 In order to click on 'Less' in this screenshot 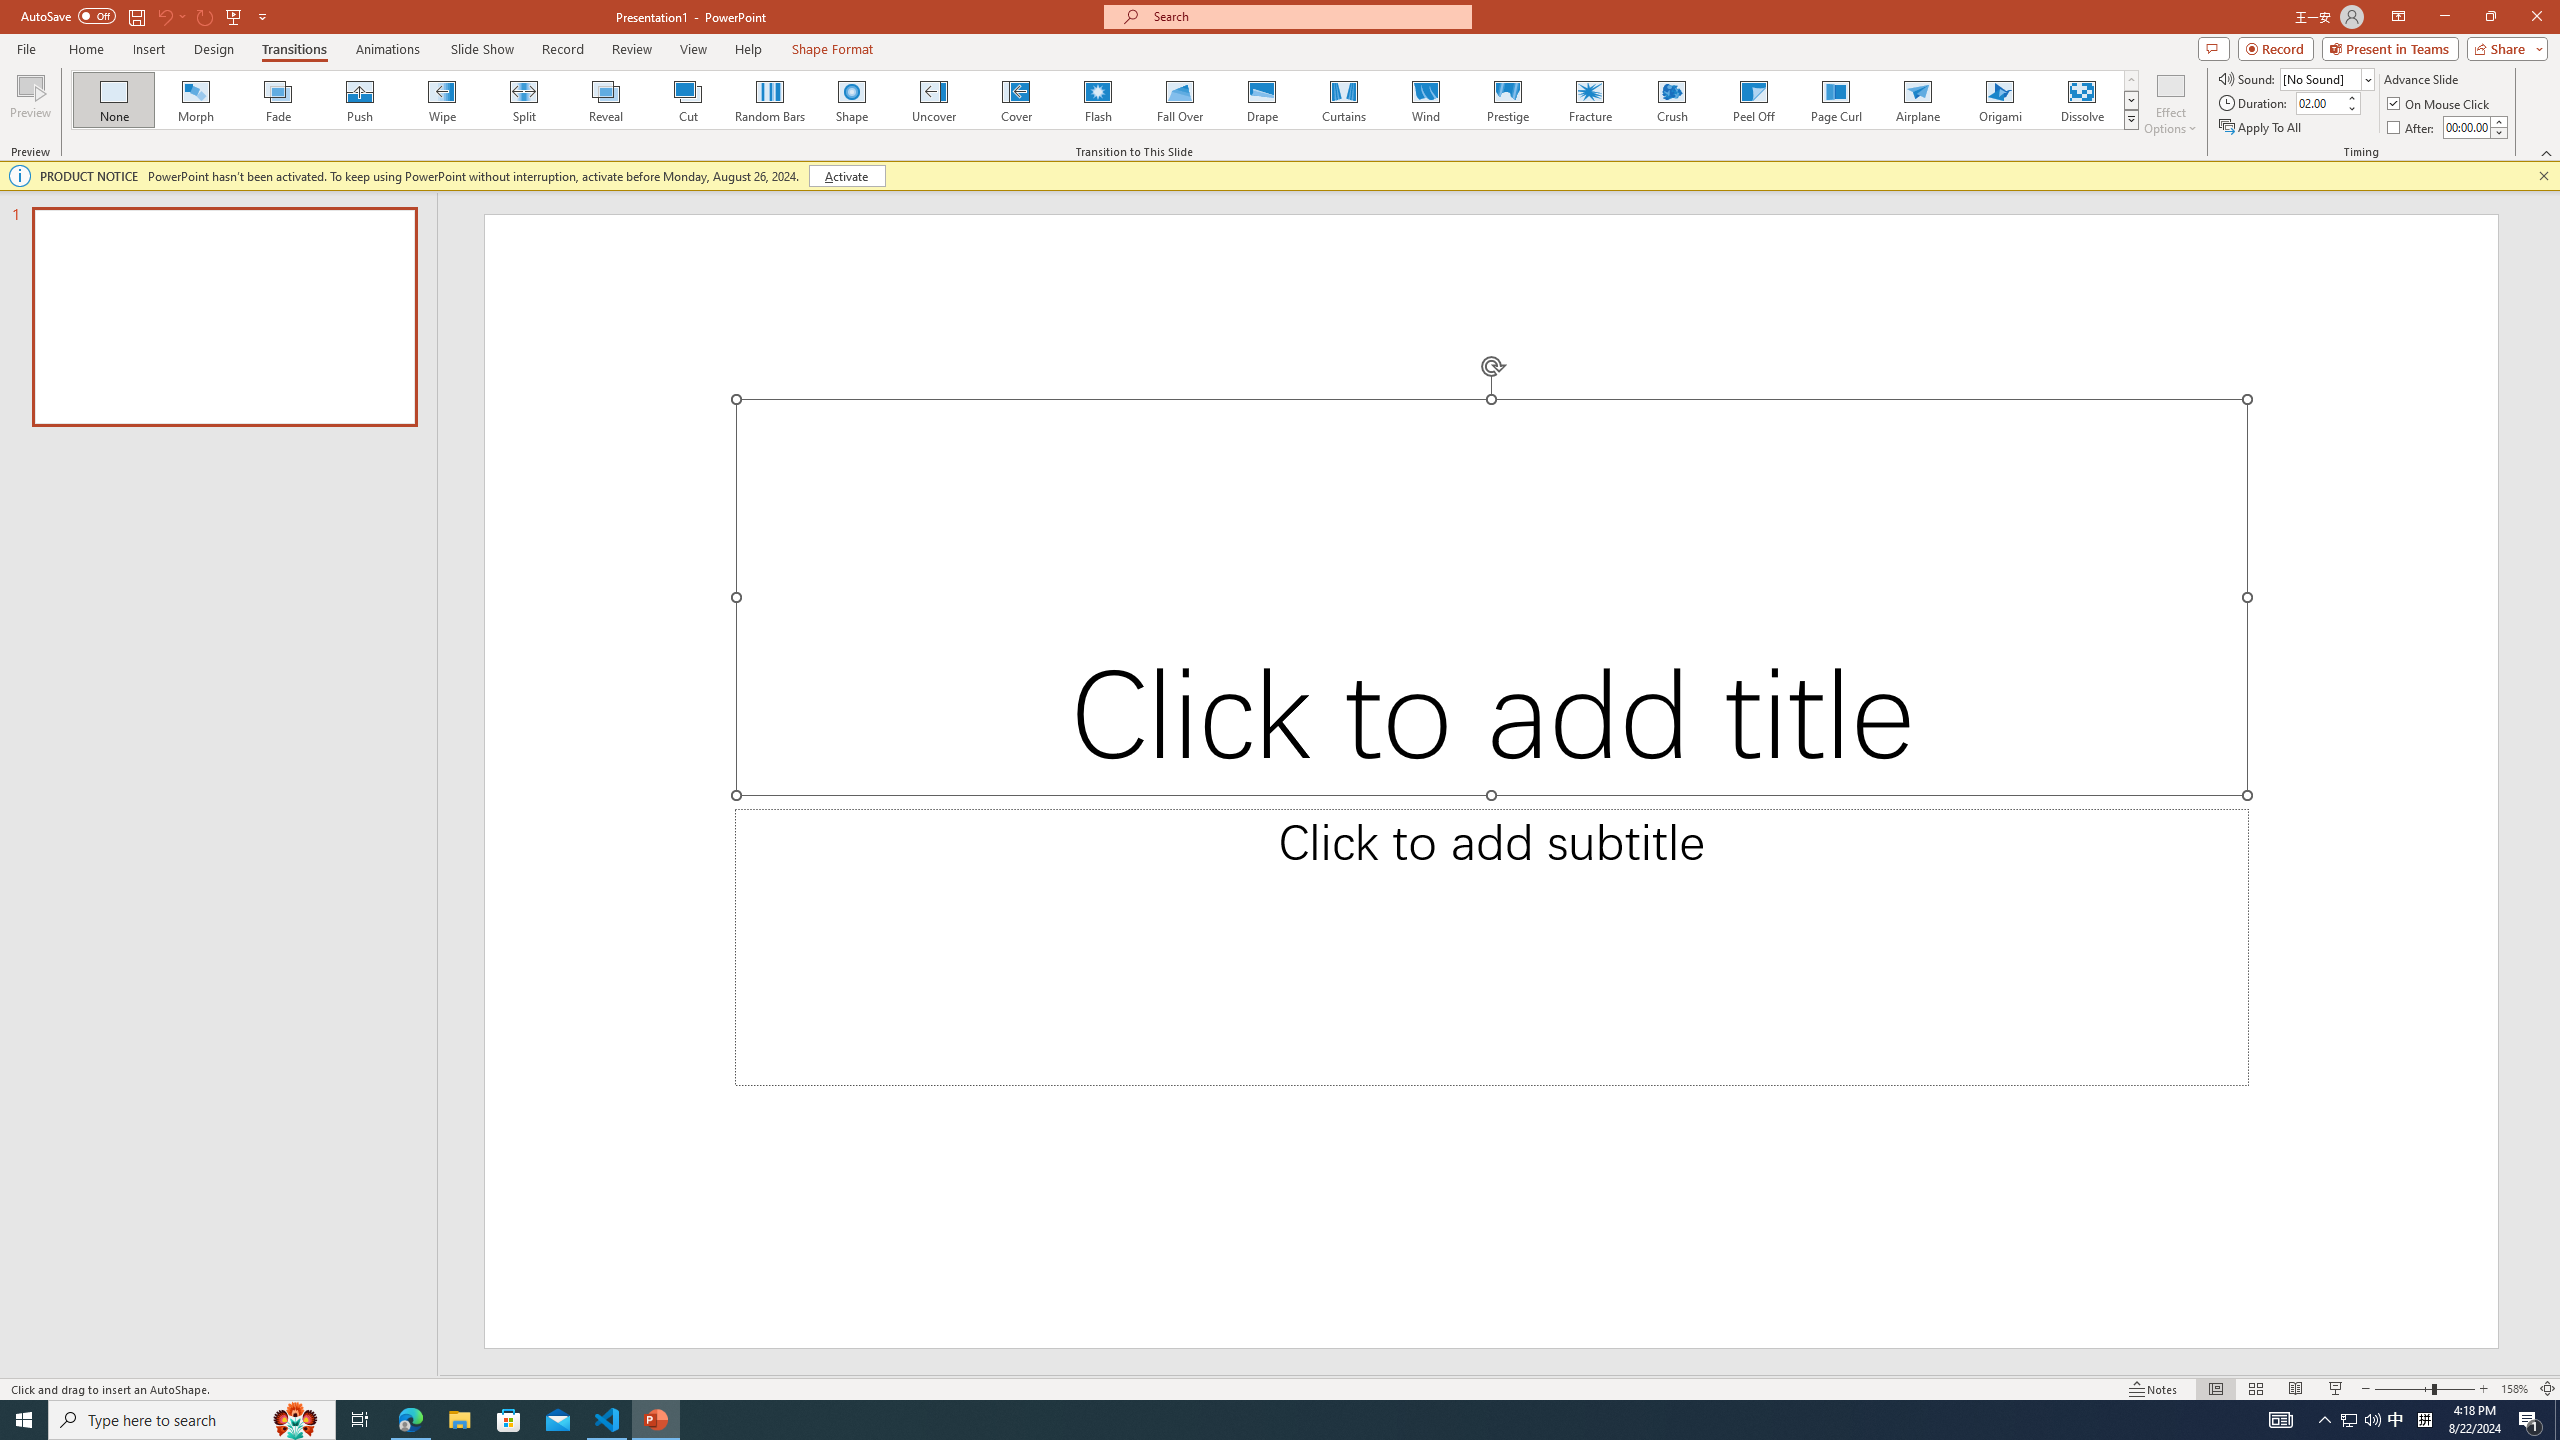, I will do `click(2498, 131)`.